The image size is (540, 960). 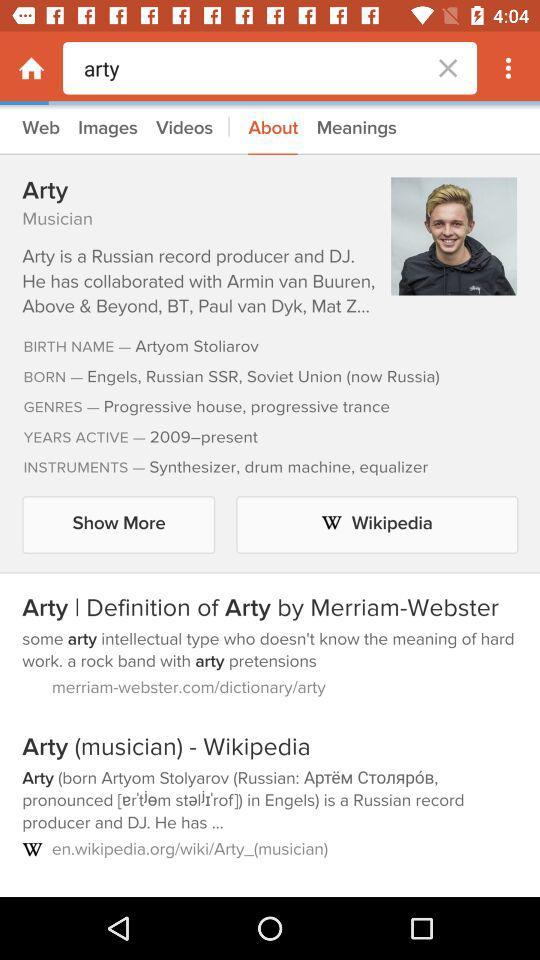 What do you see at coordinates (270, 500) in the screenshot?
I see `about a profile` at bounding box center [270, 500].